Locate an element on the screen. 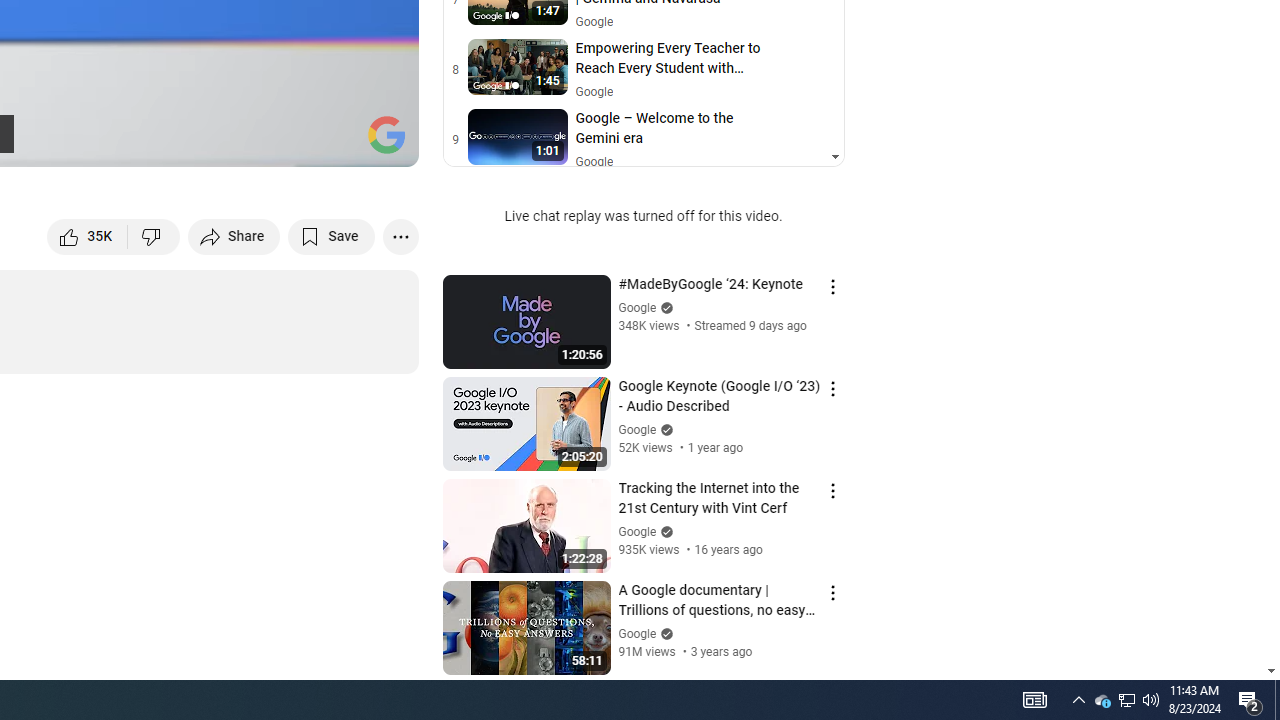 This screenshot has width=1280, height=720. 'More actions' is located at coordinates (400, 235).